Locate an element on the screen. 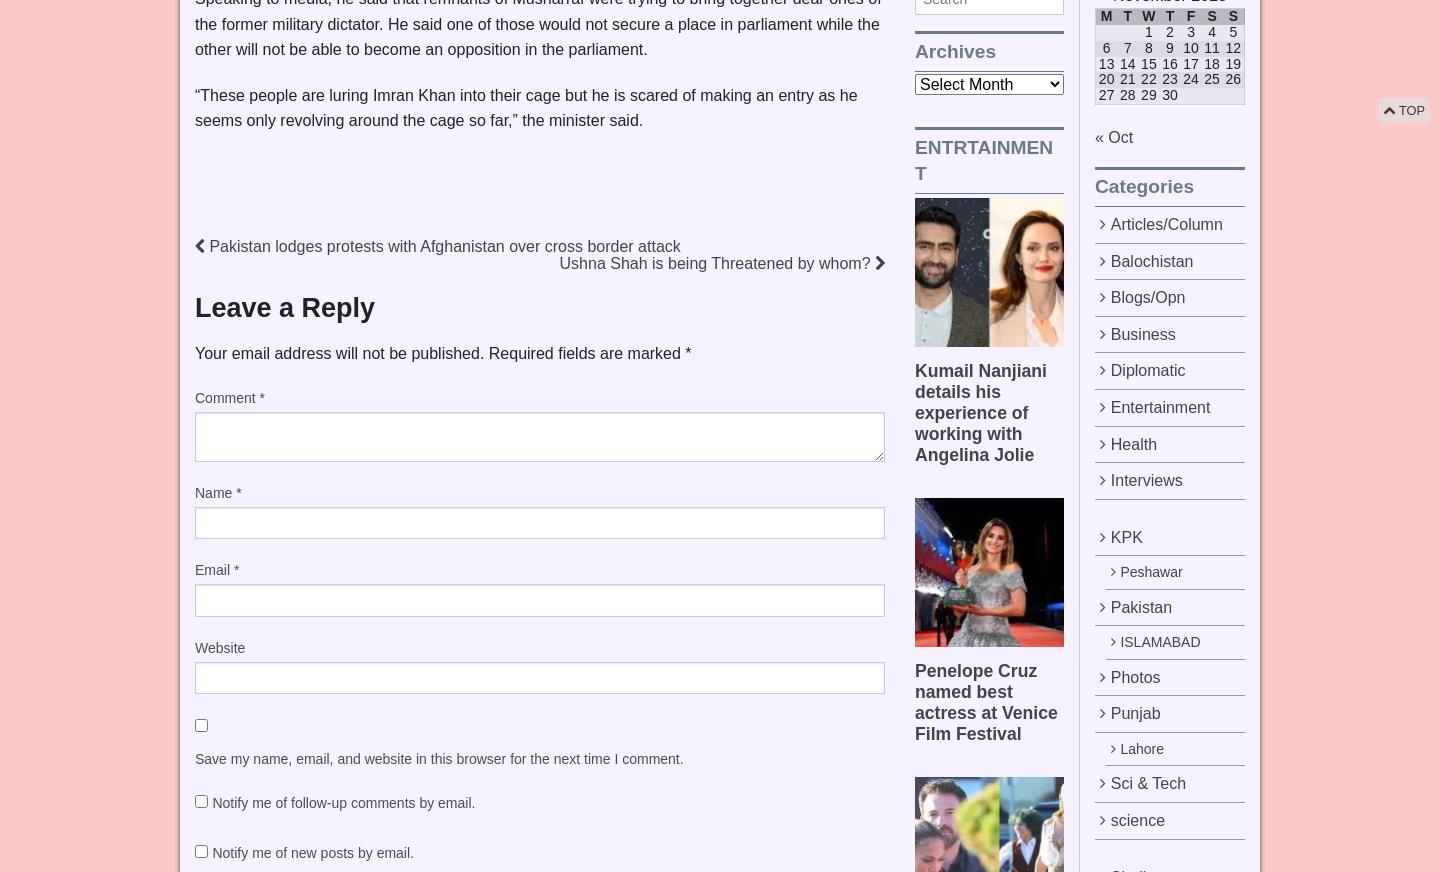 This screenshot has height=872, width=1440. '17' is located at coordinates (1190, 61).